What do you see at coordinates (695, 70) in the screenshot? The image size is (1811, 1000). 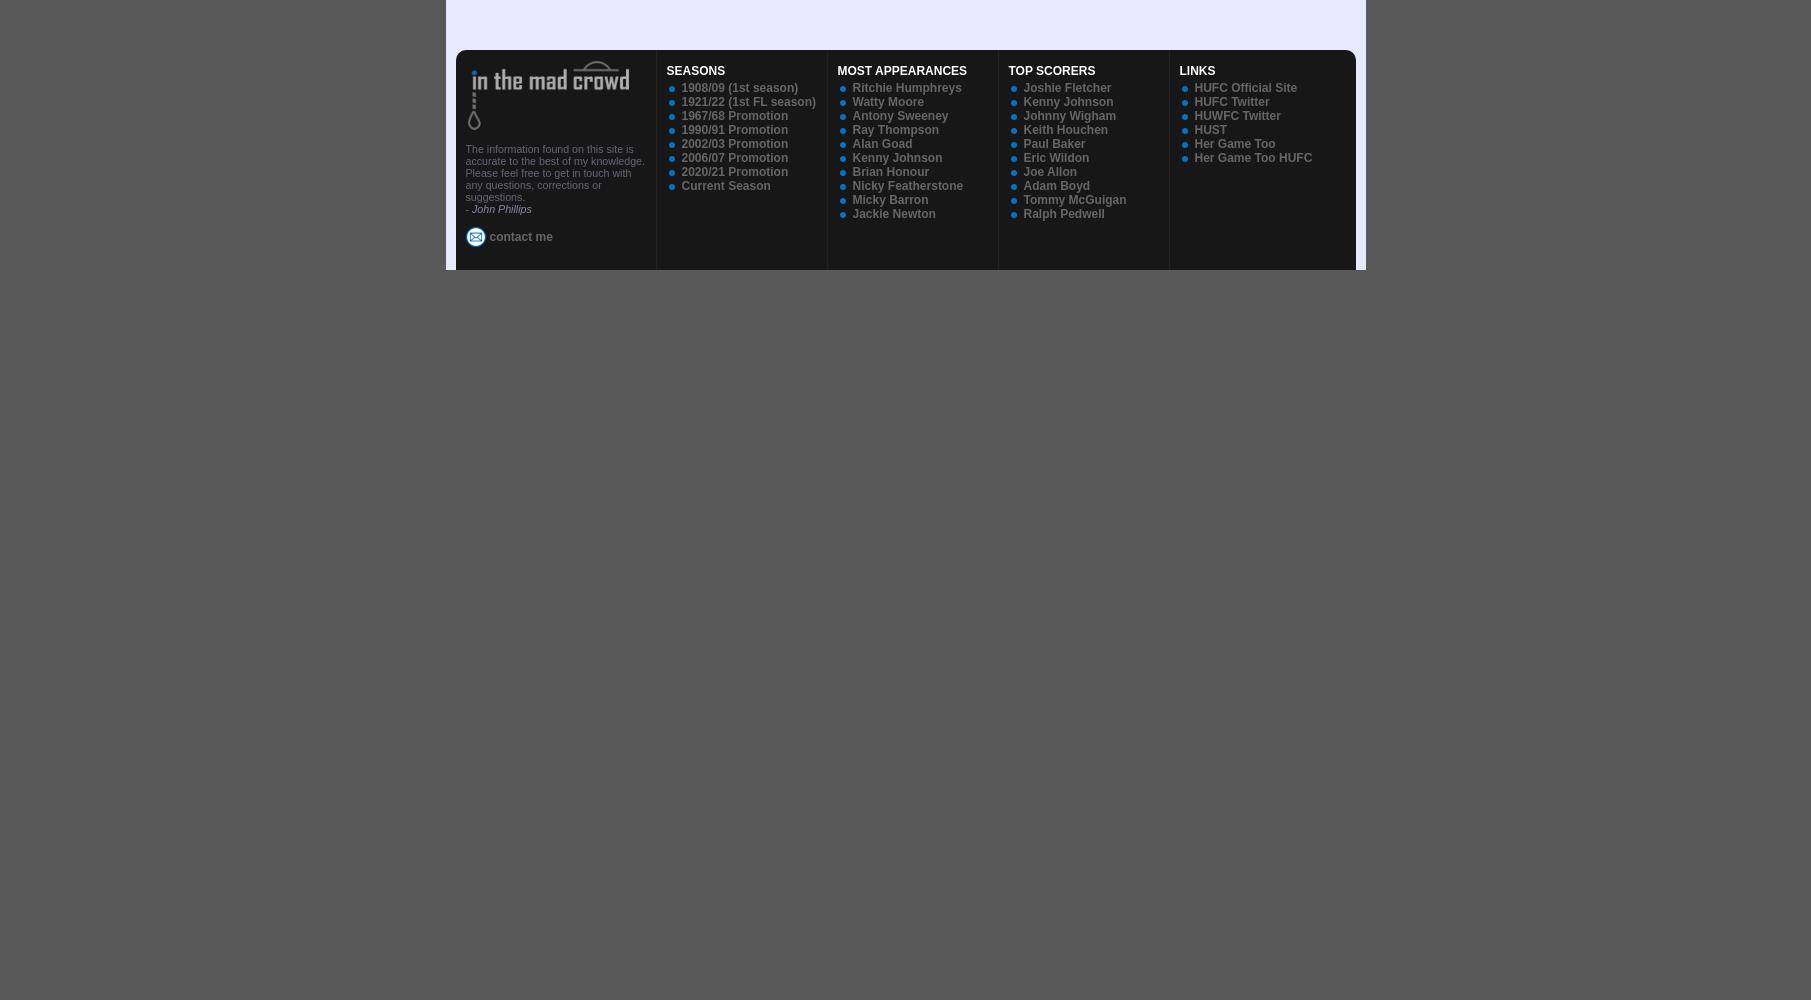 I see `'Seasons'` at bounding box center [695, 70].